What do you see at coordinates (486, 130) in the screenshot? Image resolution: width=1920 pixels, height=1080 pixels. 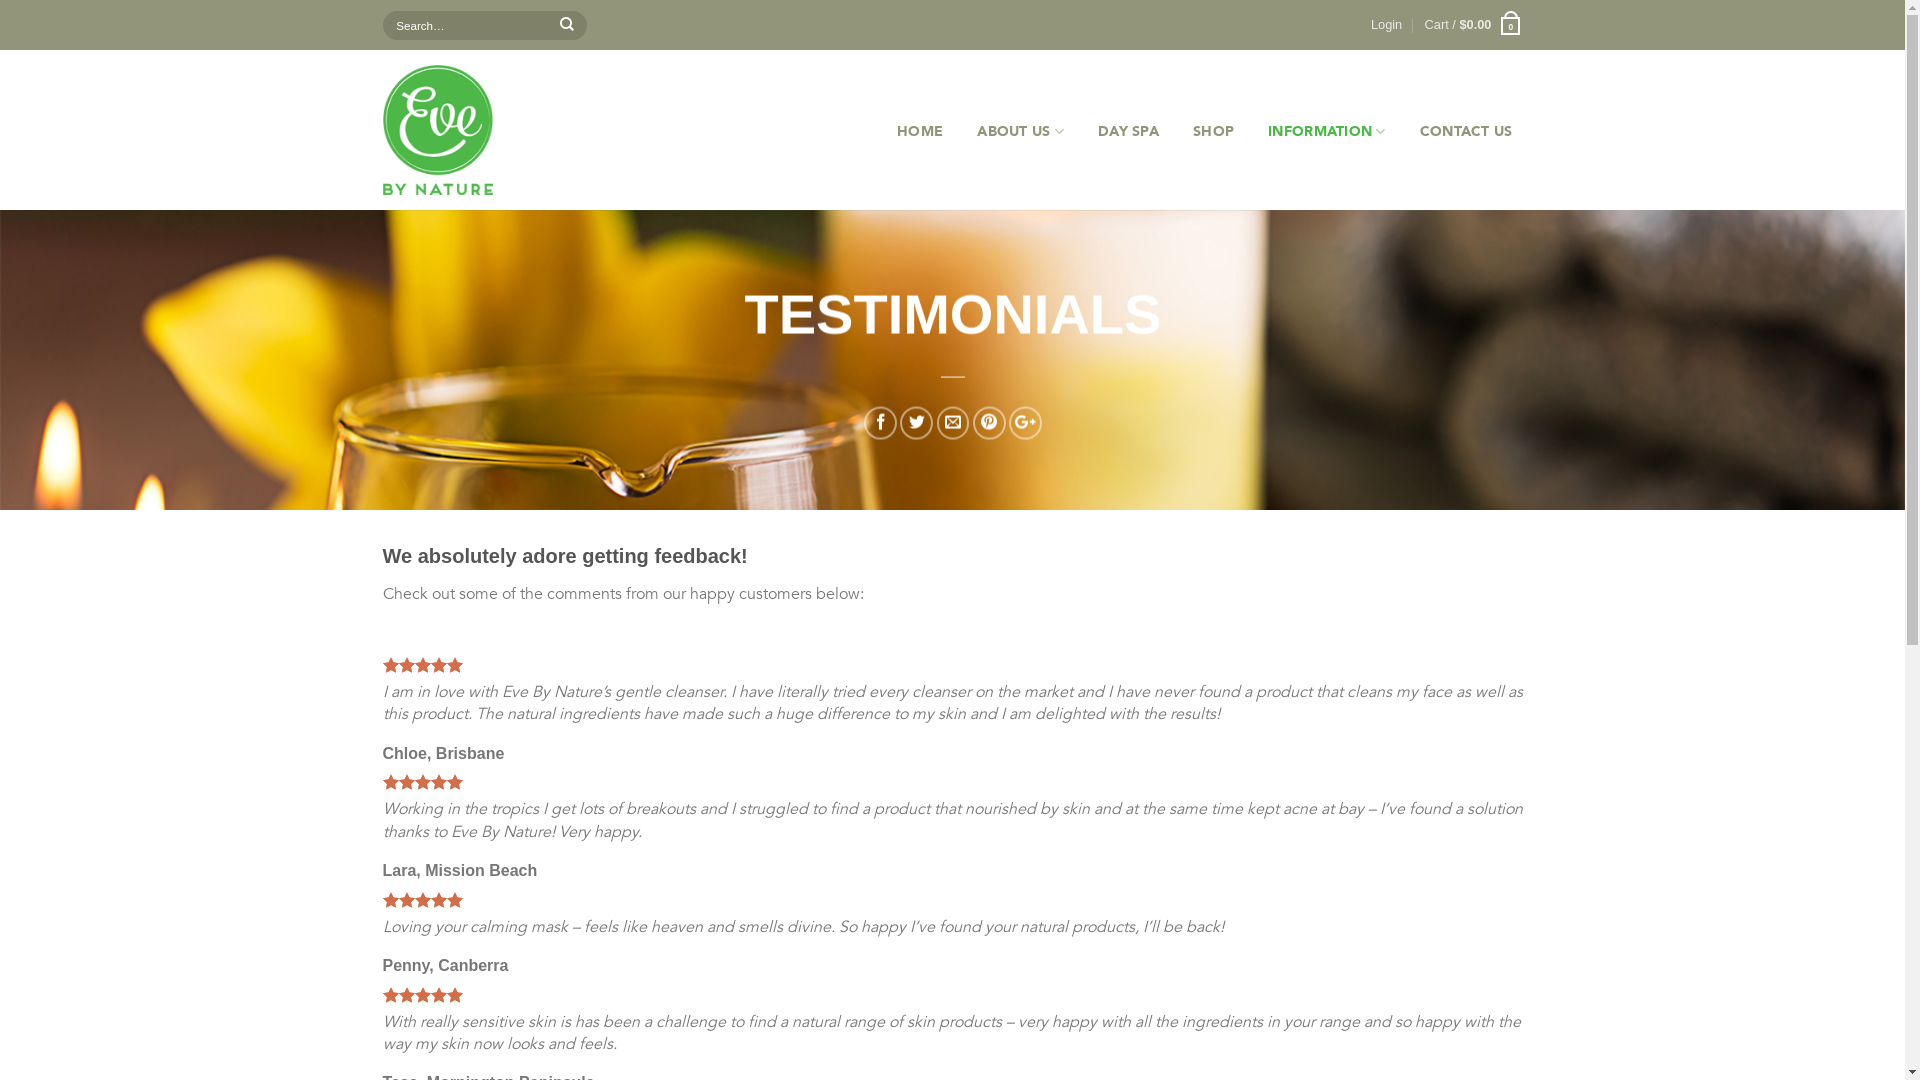 I see `'Eve By Nature - Beautiful natural skin care products'` at bounding box center [486, 130].